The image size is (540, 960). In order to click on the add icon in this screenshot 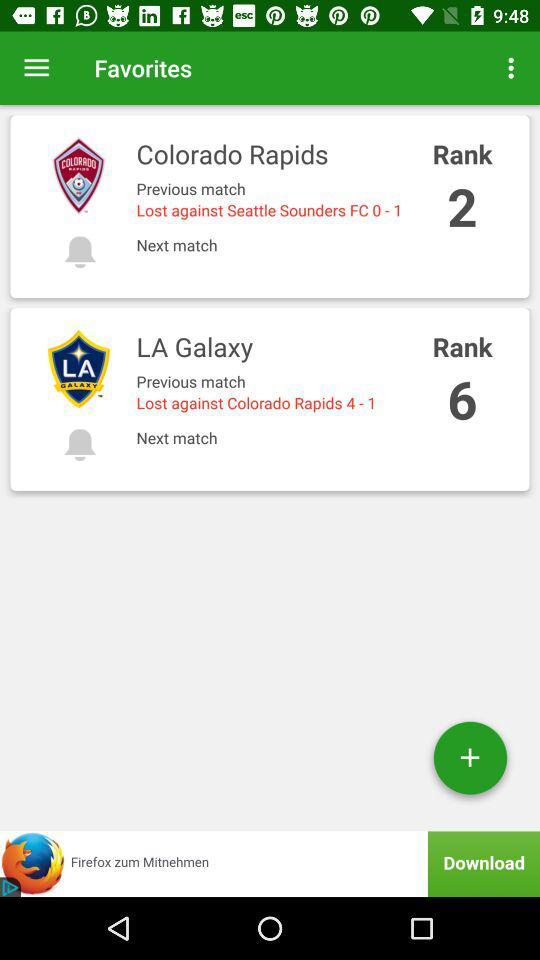, I will do `click(470, 760)`.